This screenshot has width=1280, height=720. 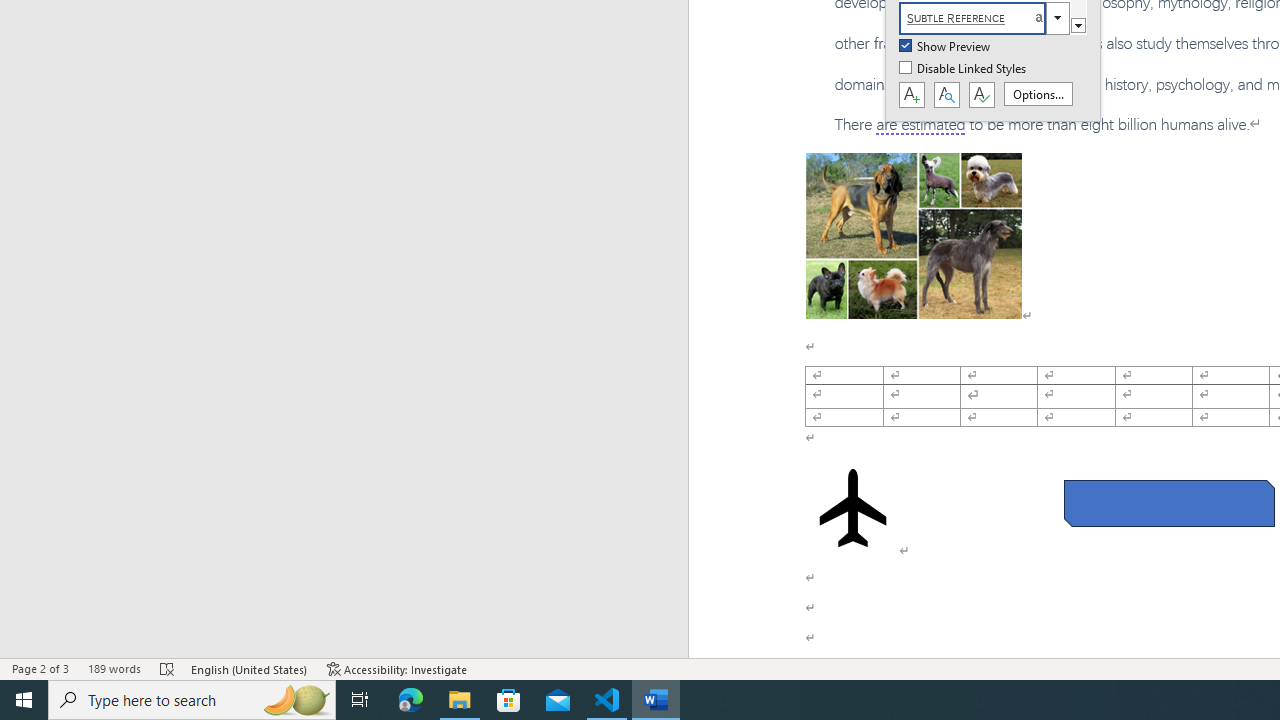 I want to click on 'Rectangle: Diagonal Corners Snipped 2', so click(x=1169, y=502).